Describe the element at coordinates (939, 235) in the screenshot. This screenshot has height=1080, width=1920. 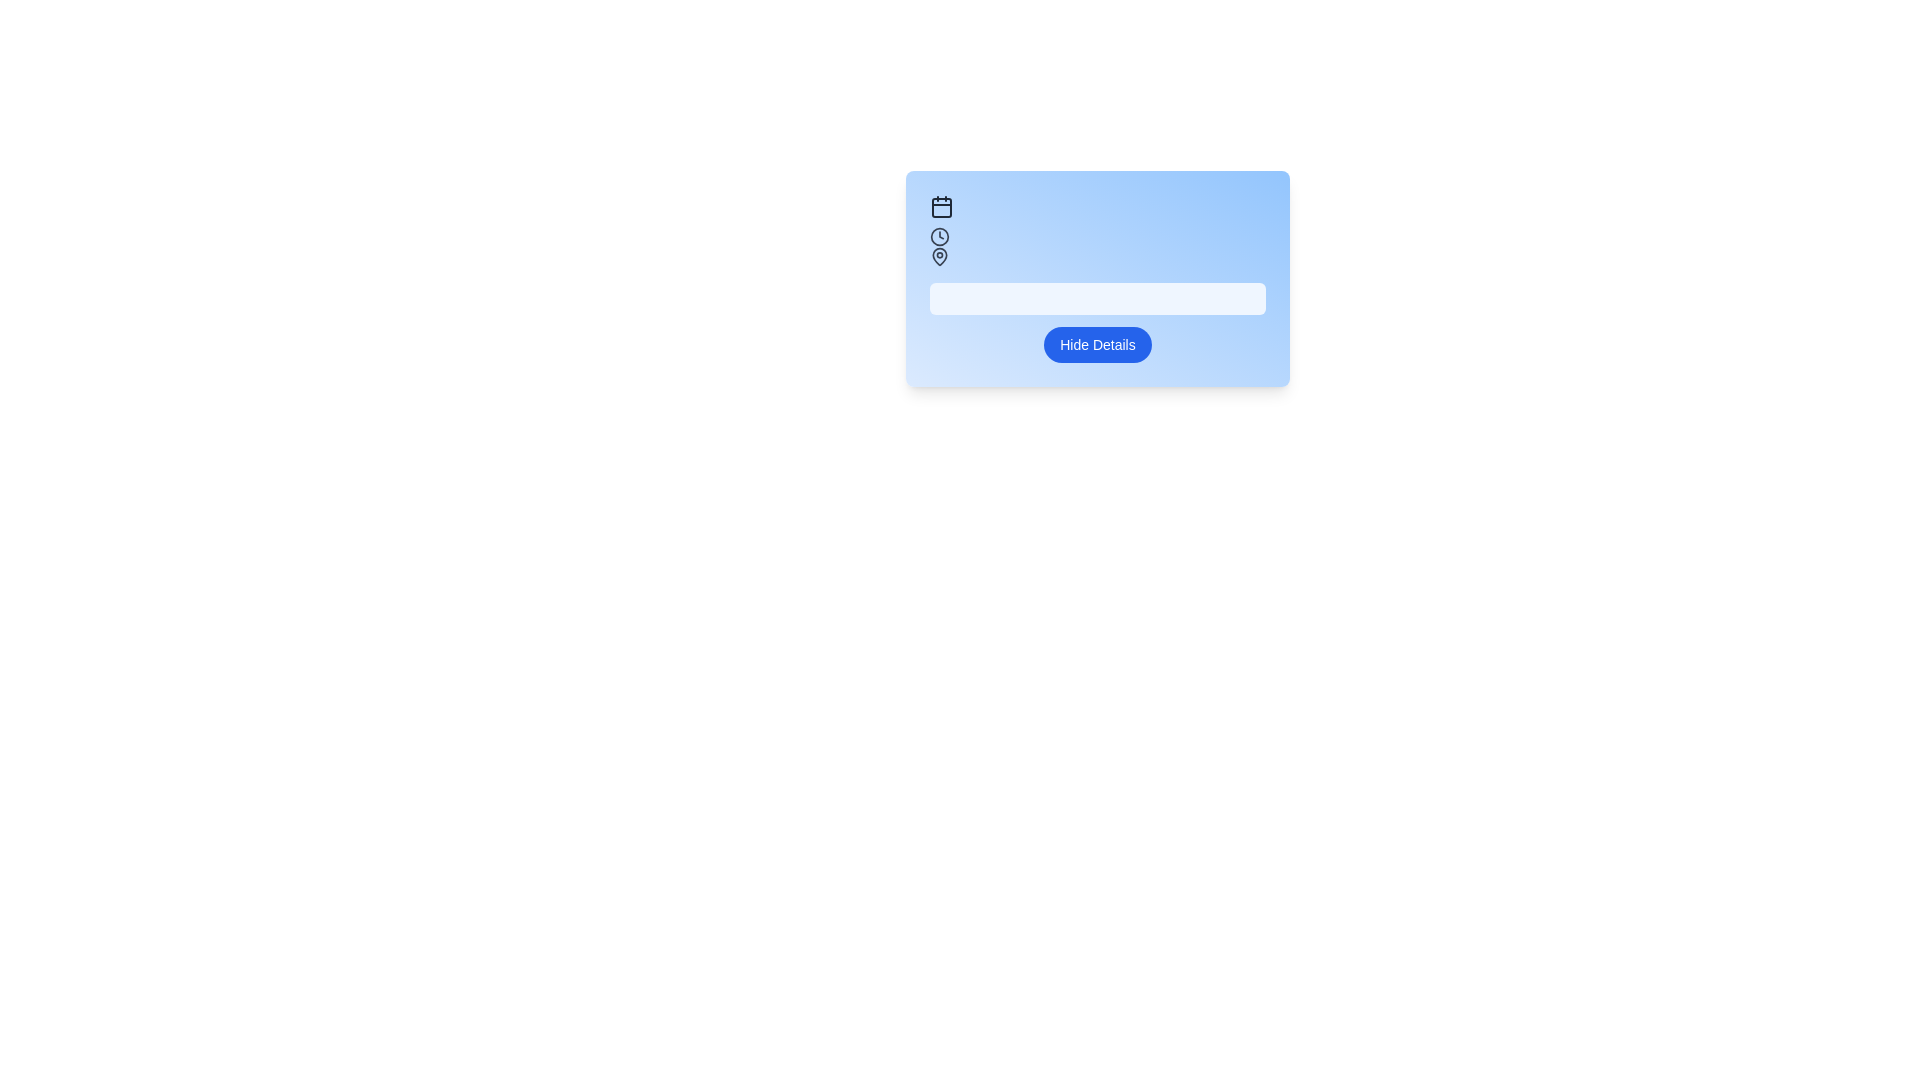
I see `the circular clock outline icon, which is centered above a location pin icon and below a calendar icon` at that location.